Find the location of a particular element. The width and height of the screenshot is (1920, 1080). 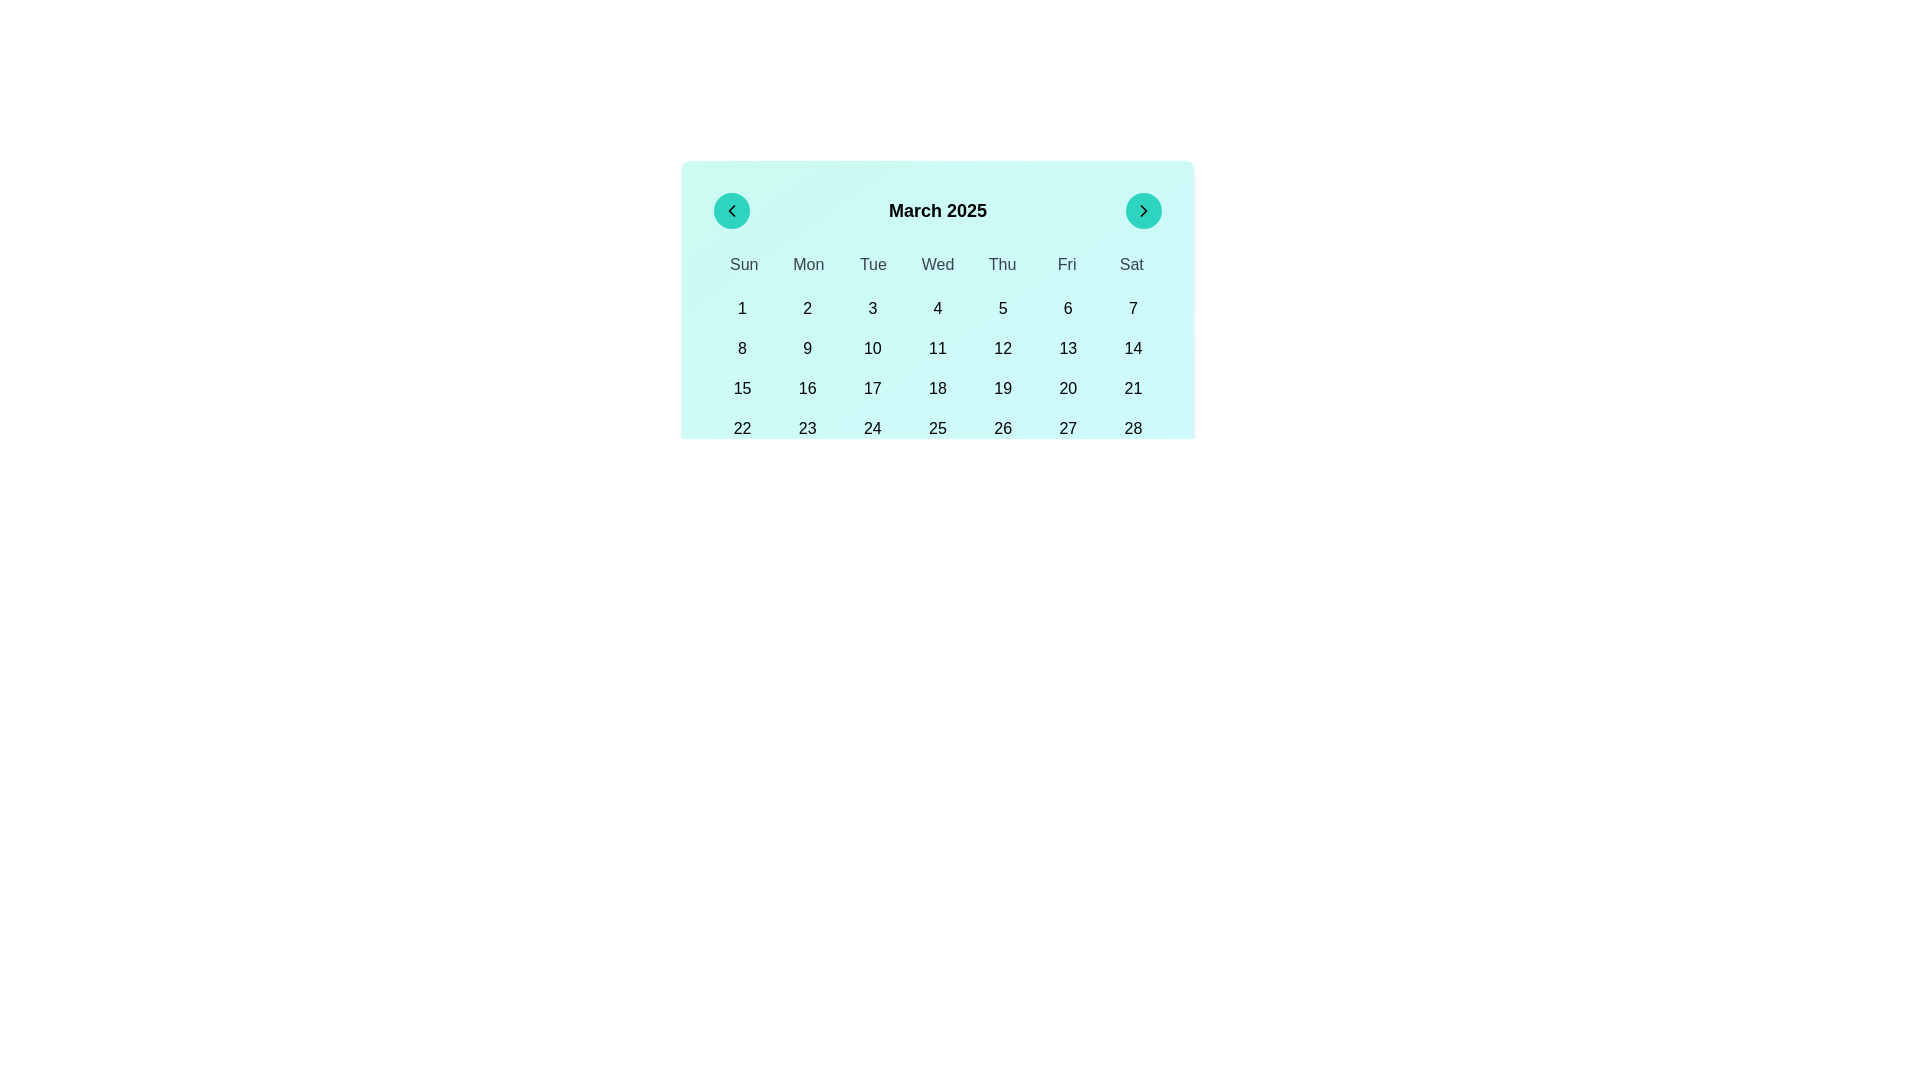

the button displaying '11' in the calendar grid located in the second row and fourth column to trigger a style change is located at coordinates (936, 347).